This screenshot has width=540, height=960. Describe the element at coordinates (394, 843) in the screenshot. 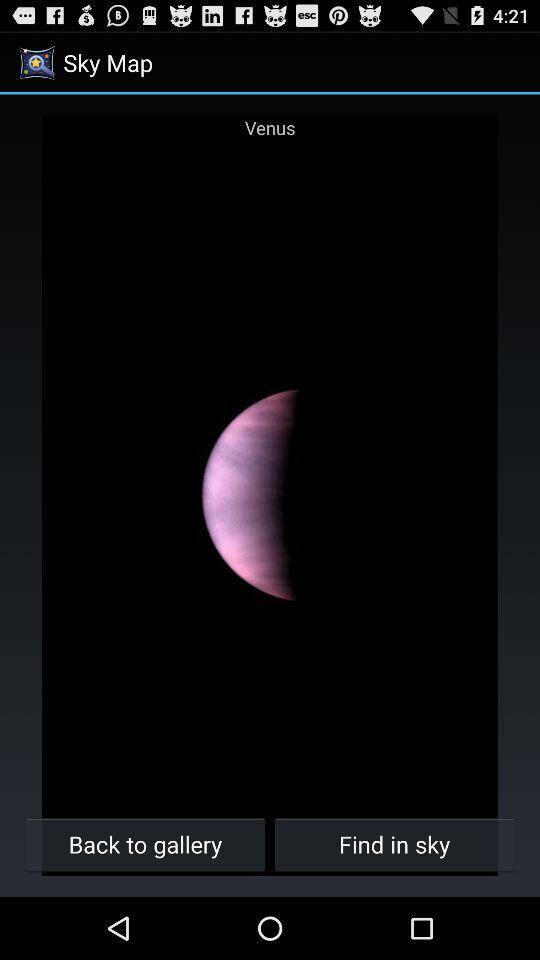

I see `the item next to the back to gallery item` at that location.